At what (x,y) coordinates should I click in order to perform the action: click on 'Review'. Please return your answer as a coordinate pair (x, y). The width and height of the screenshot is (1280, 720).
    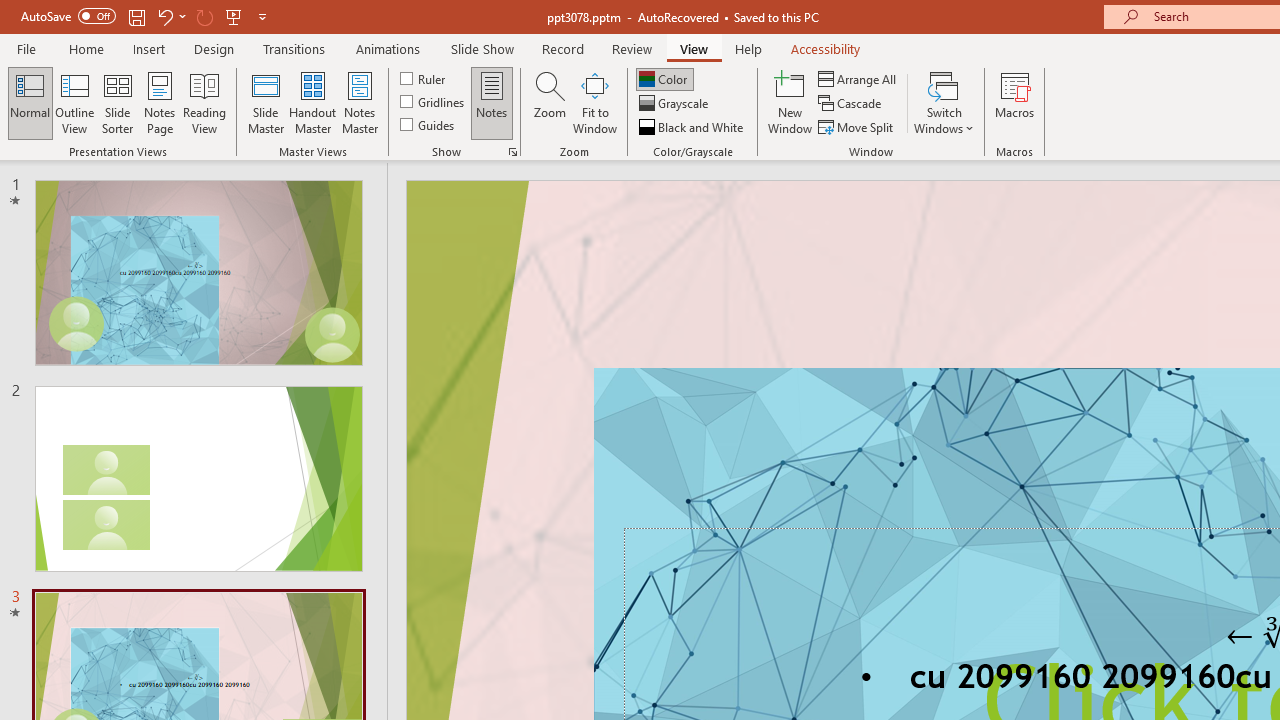
    Looking at the image, I should click on (630, 48).